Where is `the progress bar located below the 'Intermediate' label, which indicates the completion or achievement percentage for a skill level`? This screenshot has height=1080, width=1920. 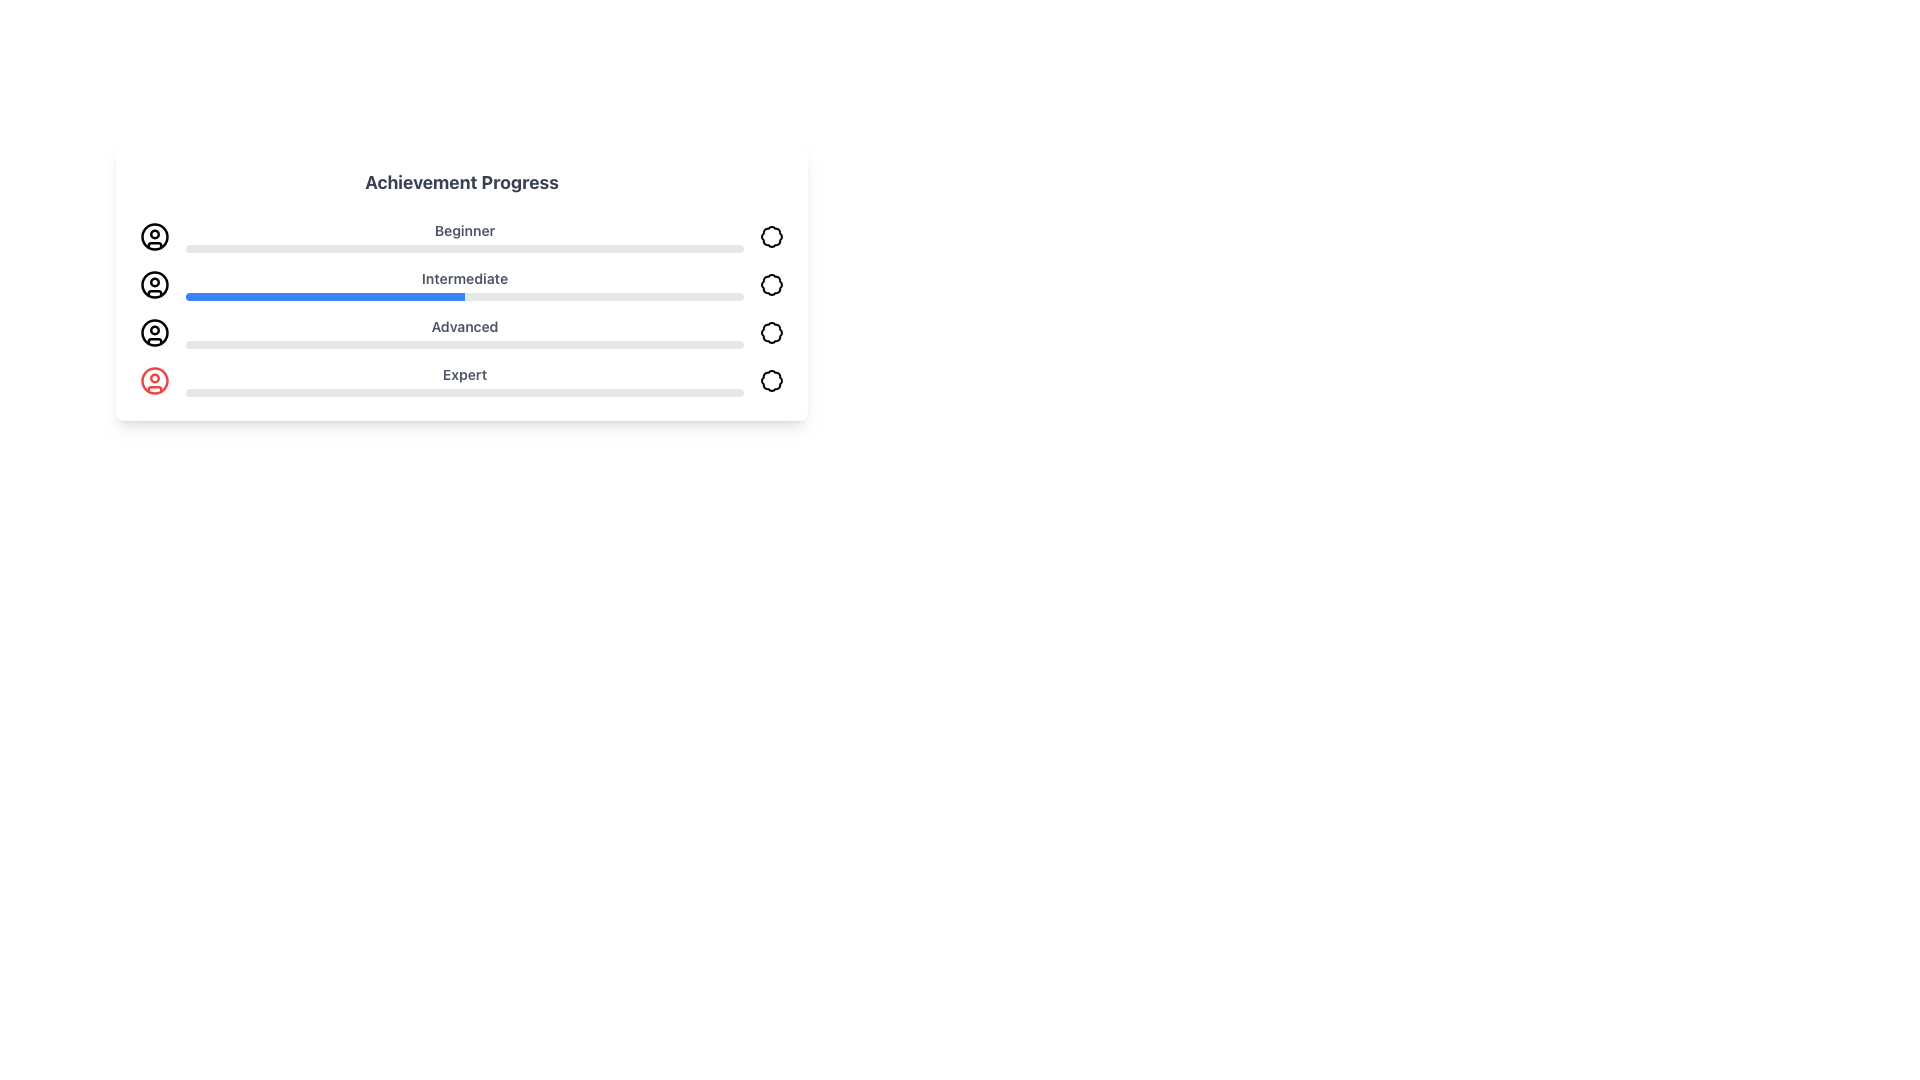 the progress bar located below the 'Intermediate' label, which indicates the completion or achievement percentage for a skill level is located at coordinates (464, 297).